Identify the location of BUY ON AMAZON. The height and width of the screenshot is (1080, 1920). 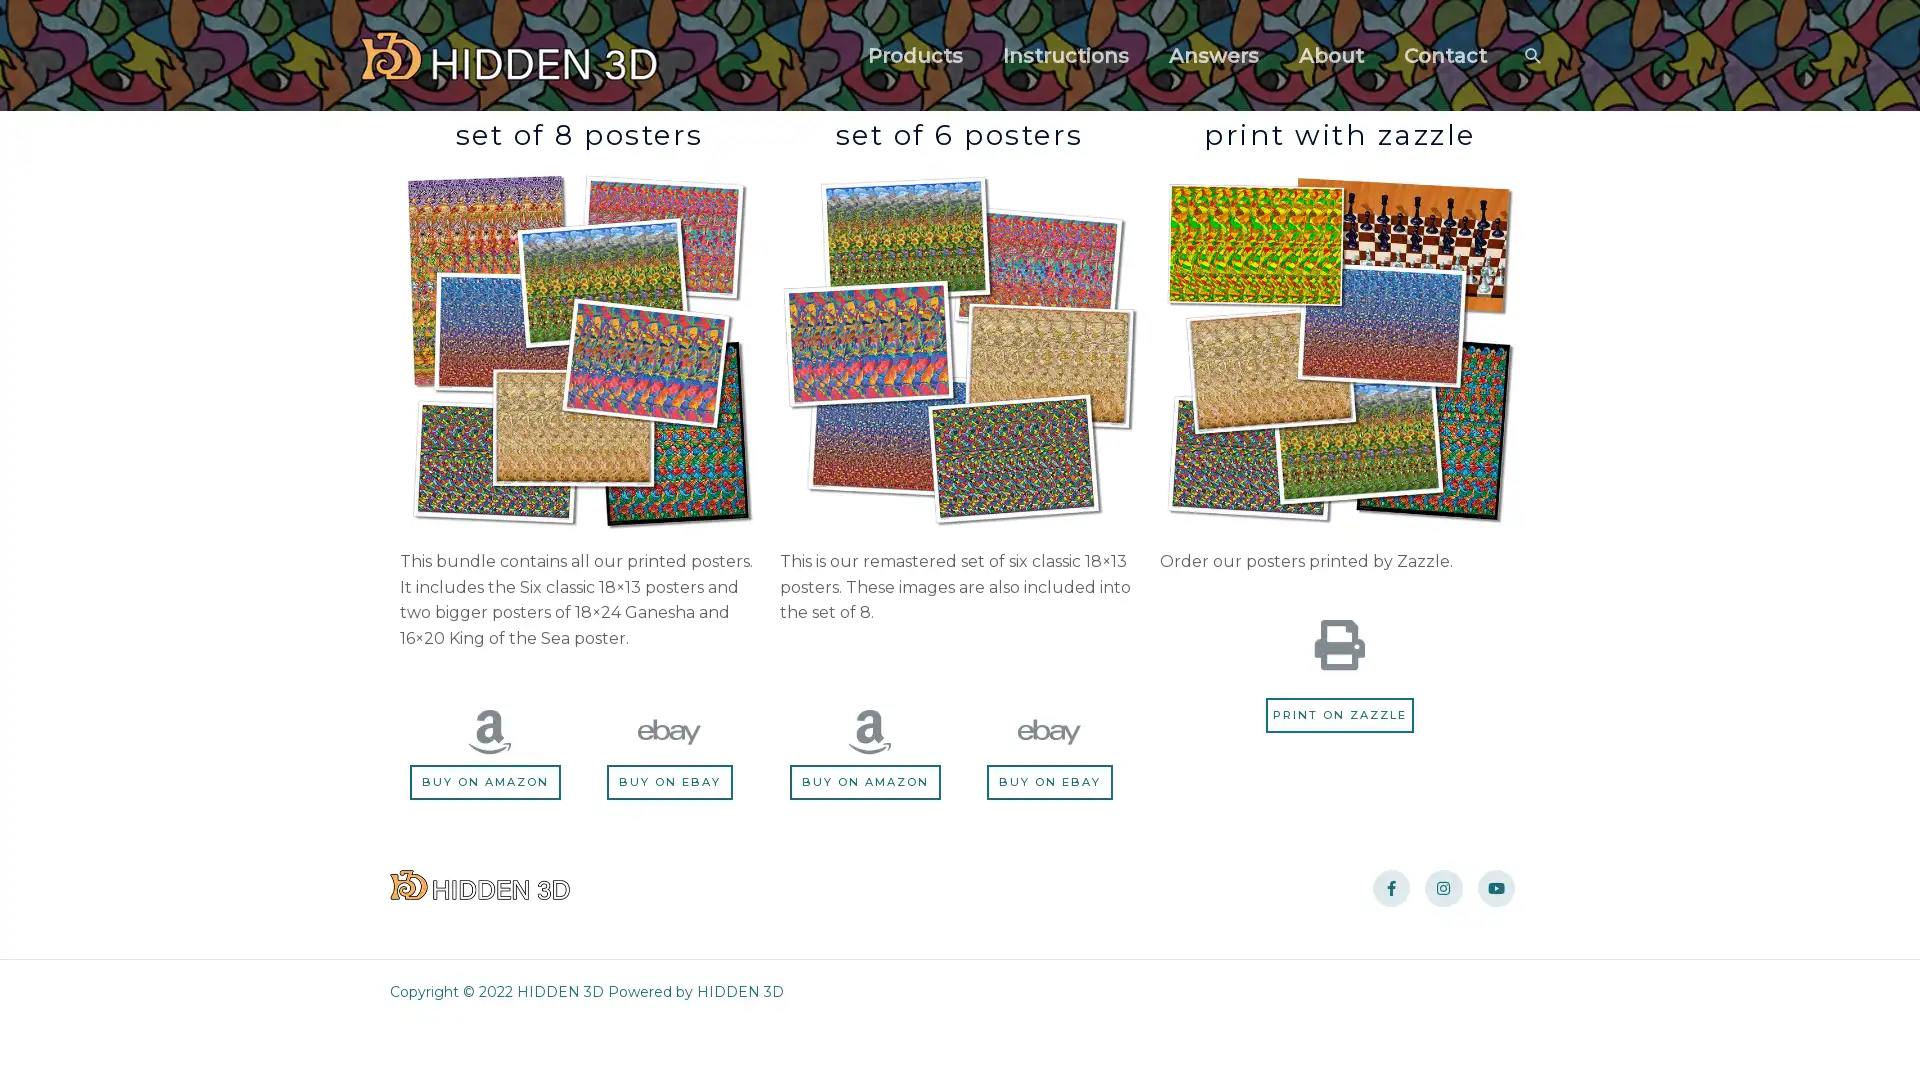
(868, 781).